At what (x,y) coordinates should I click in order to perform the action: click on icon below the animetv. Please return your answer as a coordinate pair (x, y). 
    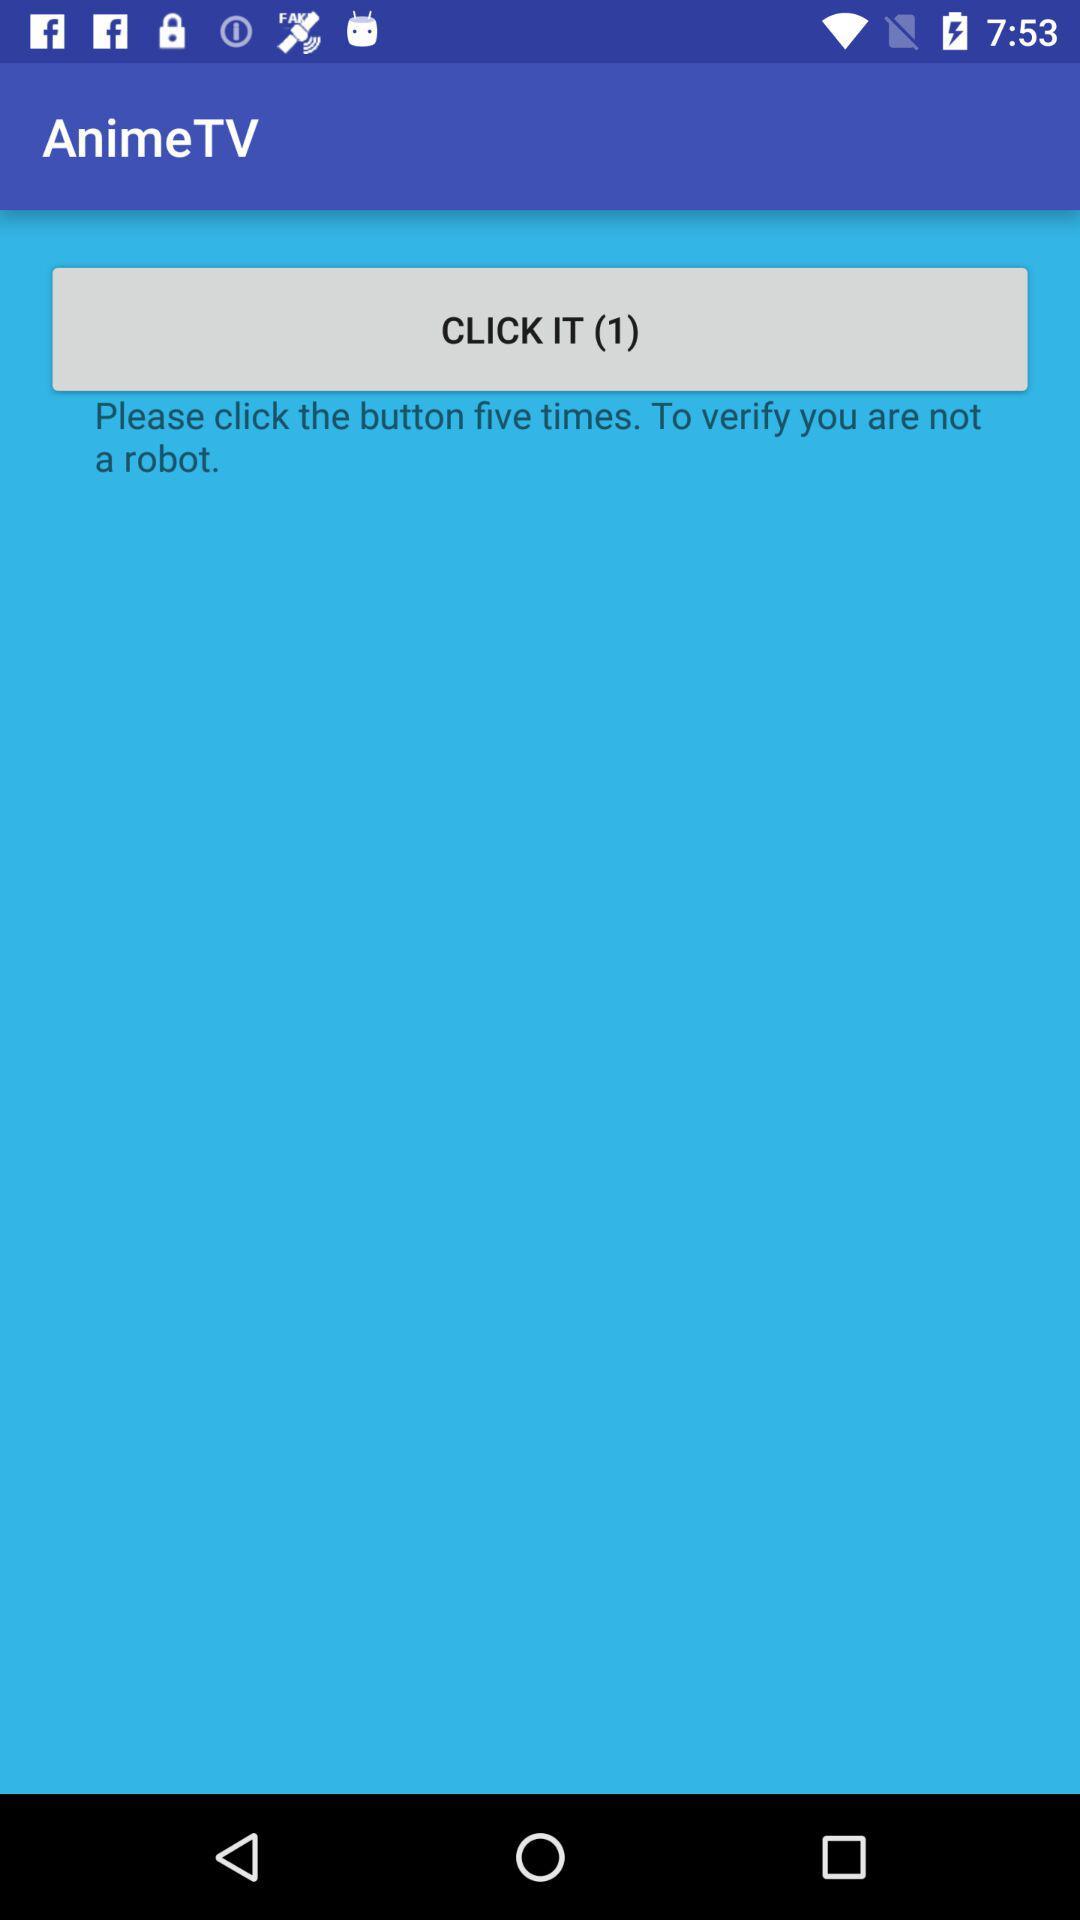
    Looking at the image, I should click on (540, 329).